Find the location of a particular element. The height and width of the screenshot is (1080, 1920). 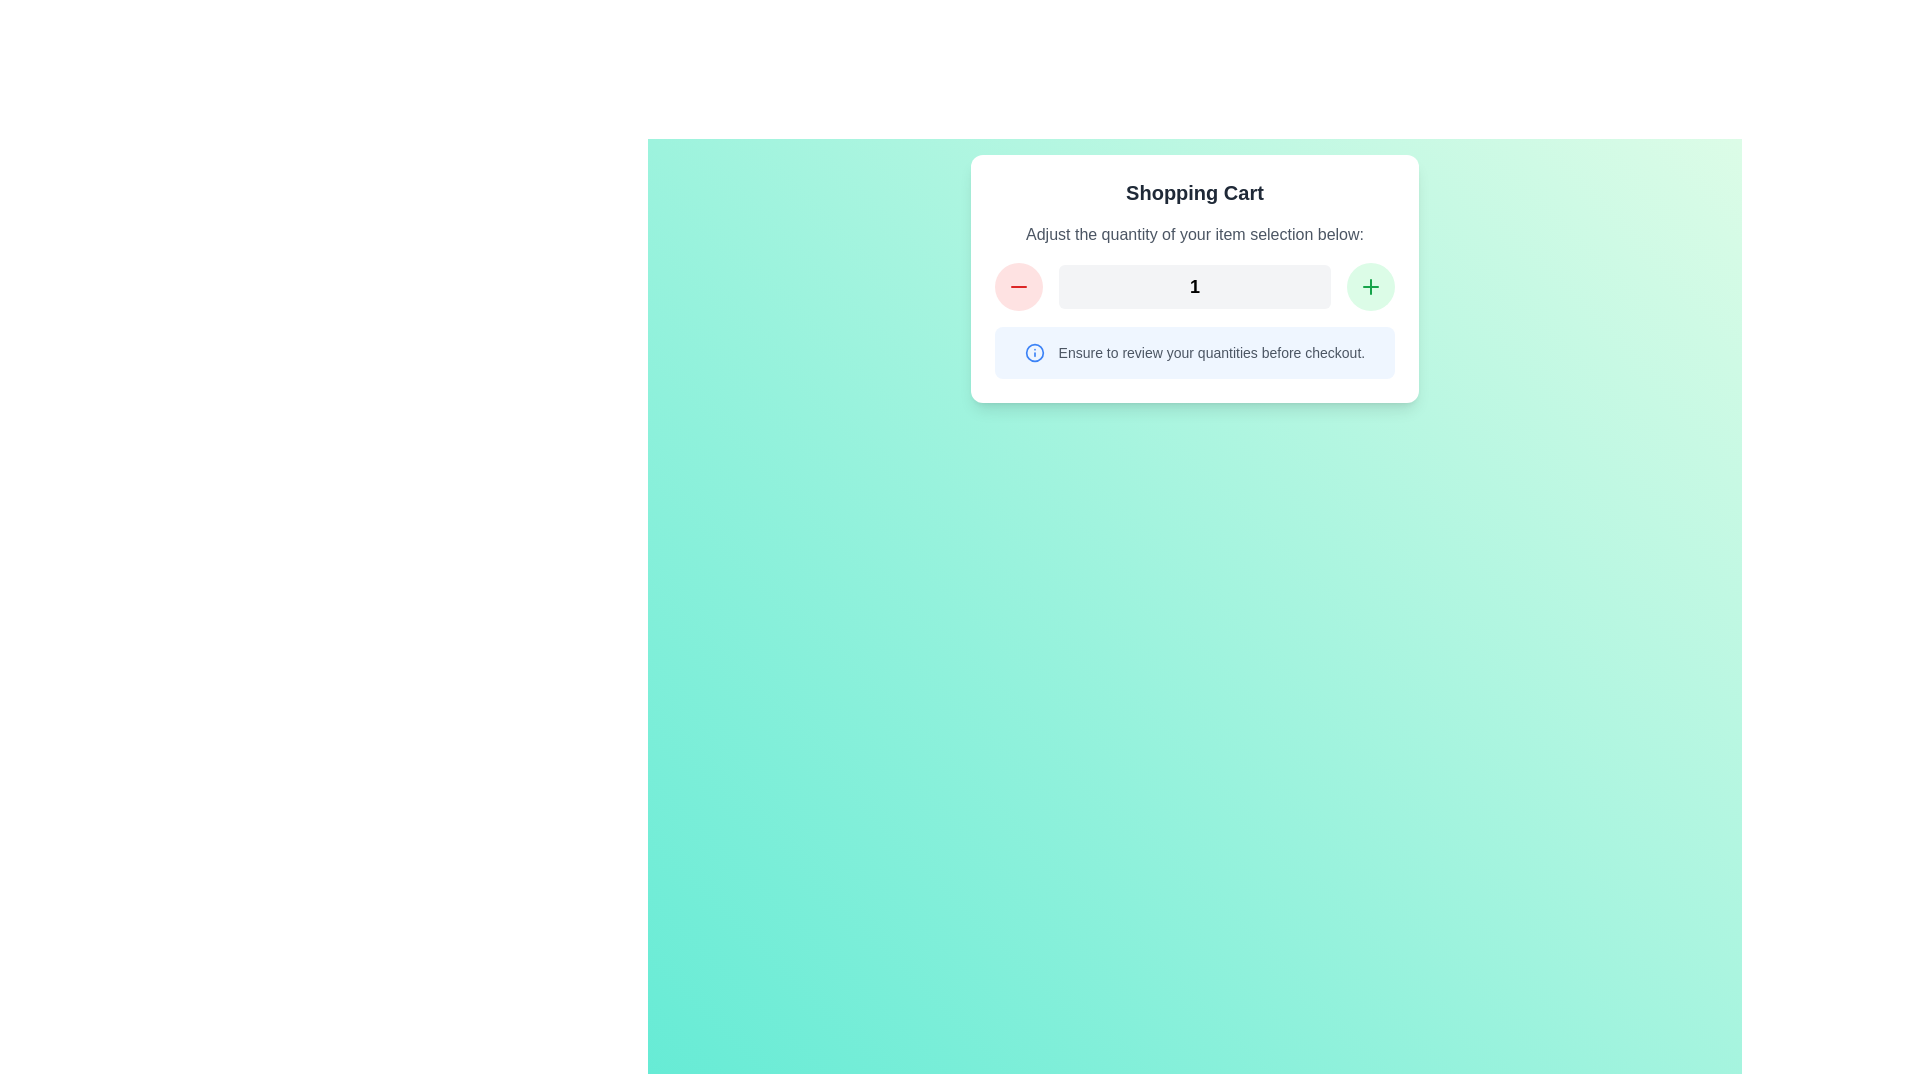

the informational message banner with a light blue background and a blue info icon, which contains the text 'Ensure to review your quantities before checkout.' is located at coordinates (1195, 352).